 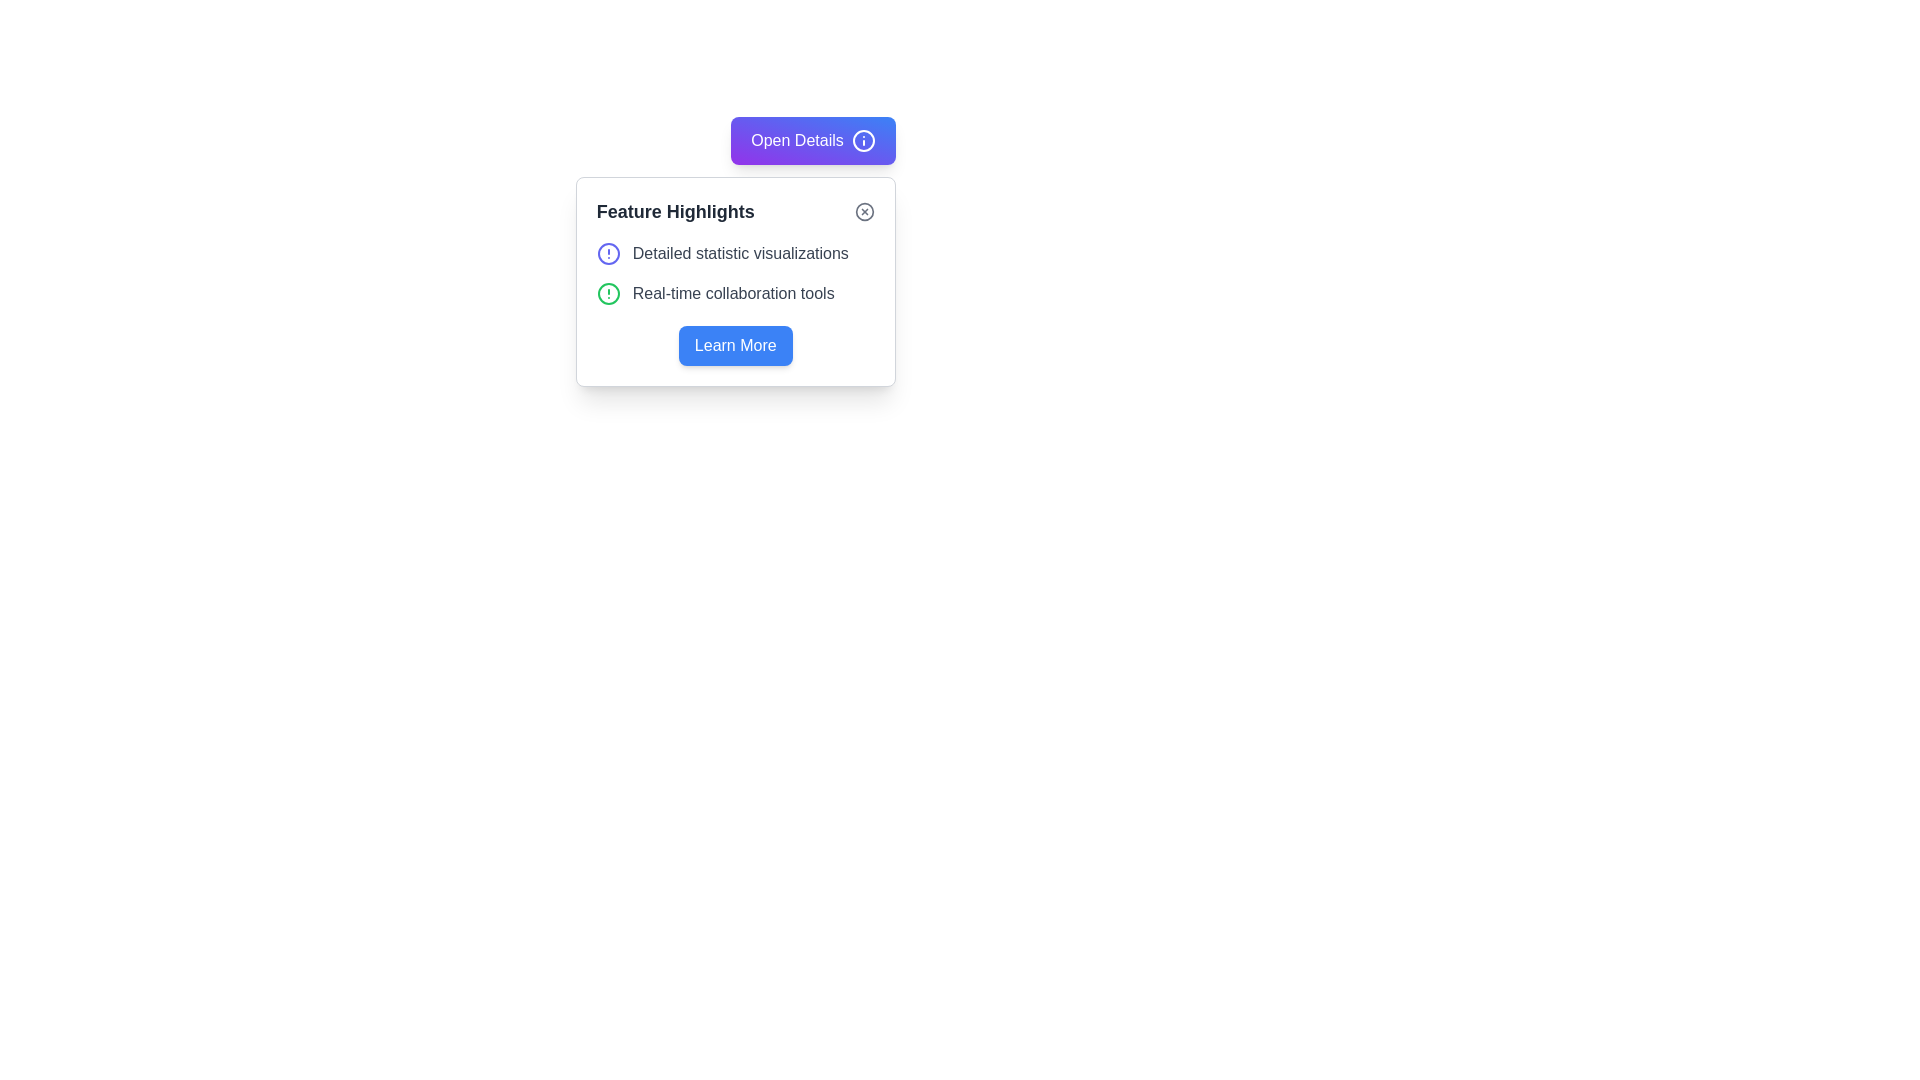 I want to click on the circular SVG shape that is part of the icon indicating 'Real-time collaboration tools', so click(x=607, y=293).